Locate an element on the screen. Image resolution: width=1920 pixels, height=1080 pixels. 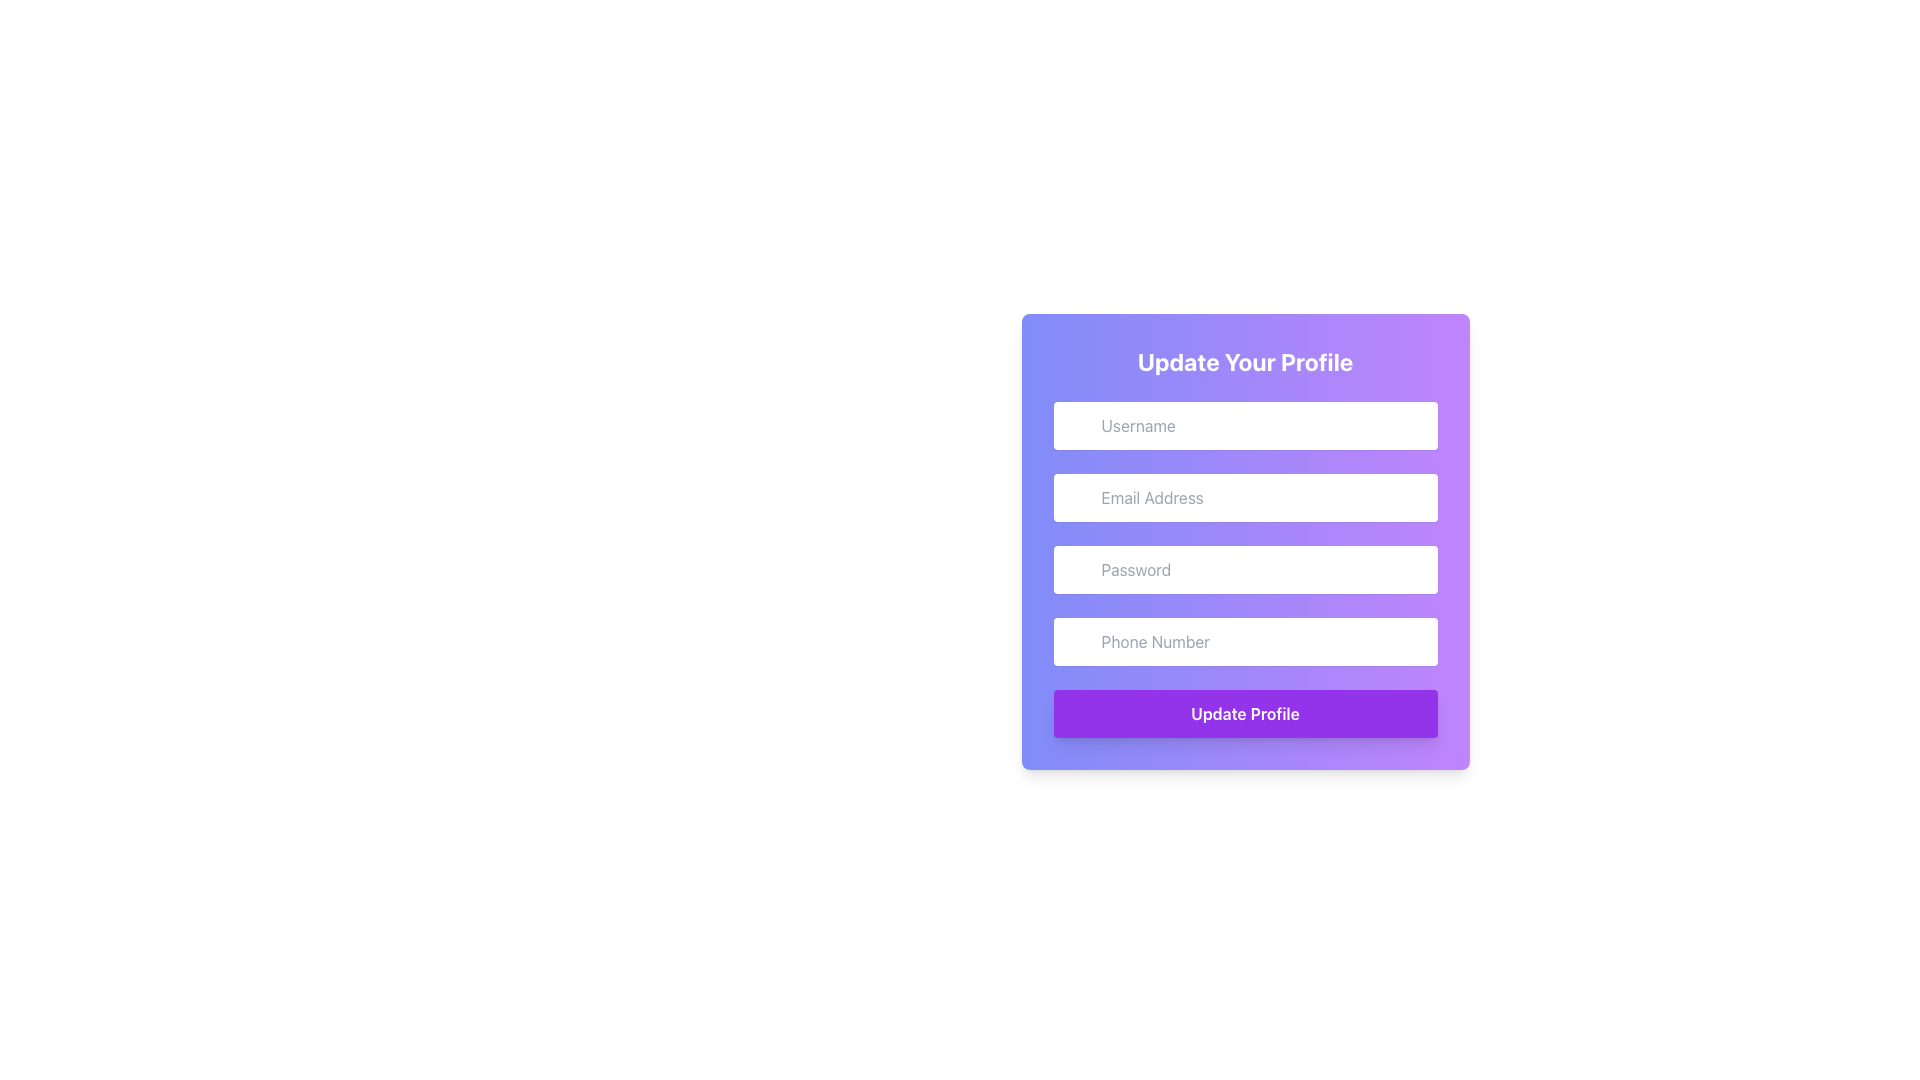
the email input field located is located at coordinates (1244, 496).